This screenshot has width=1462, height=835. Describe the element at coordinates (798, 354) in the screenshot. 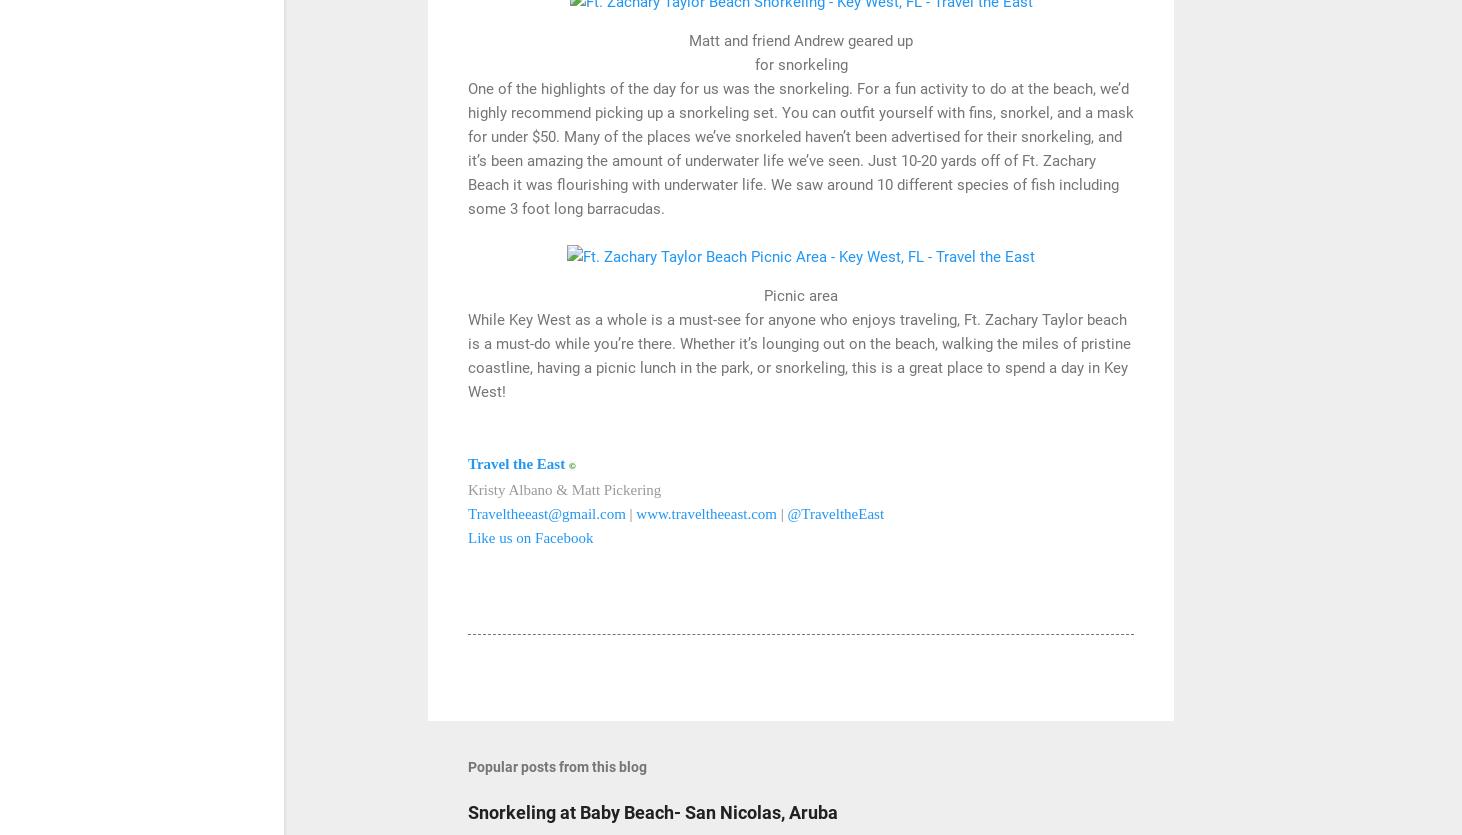

I see `'While Key West as a whole is a must-see for anyone who
enjoys traveling, Ft. Zachary Taylor beach is a must-do while you’re there. Whether
it’s lounging out on the beach, walking the miles of pristine coastline, having
a picnic lunch in the park, or snorkeling, this is a great place to spend a day
in Key West!'` at that location.